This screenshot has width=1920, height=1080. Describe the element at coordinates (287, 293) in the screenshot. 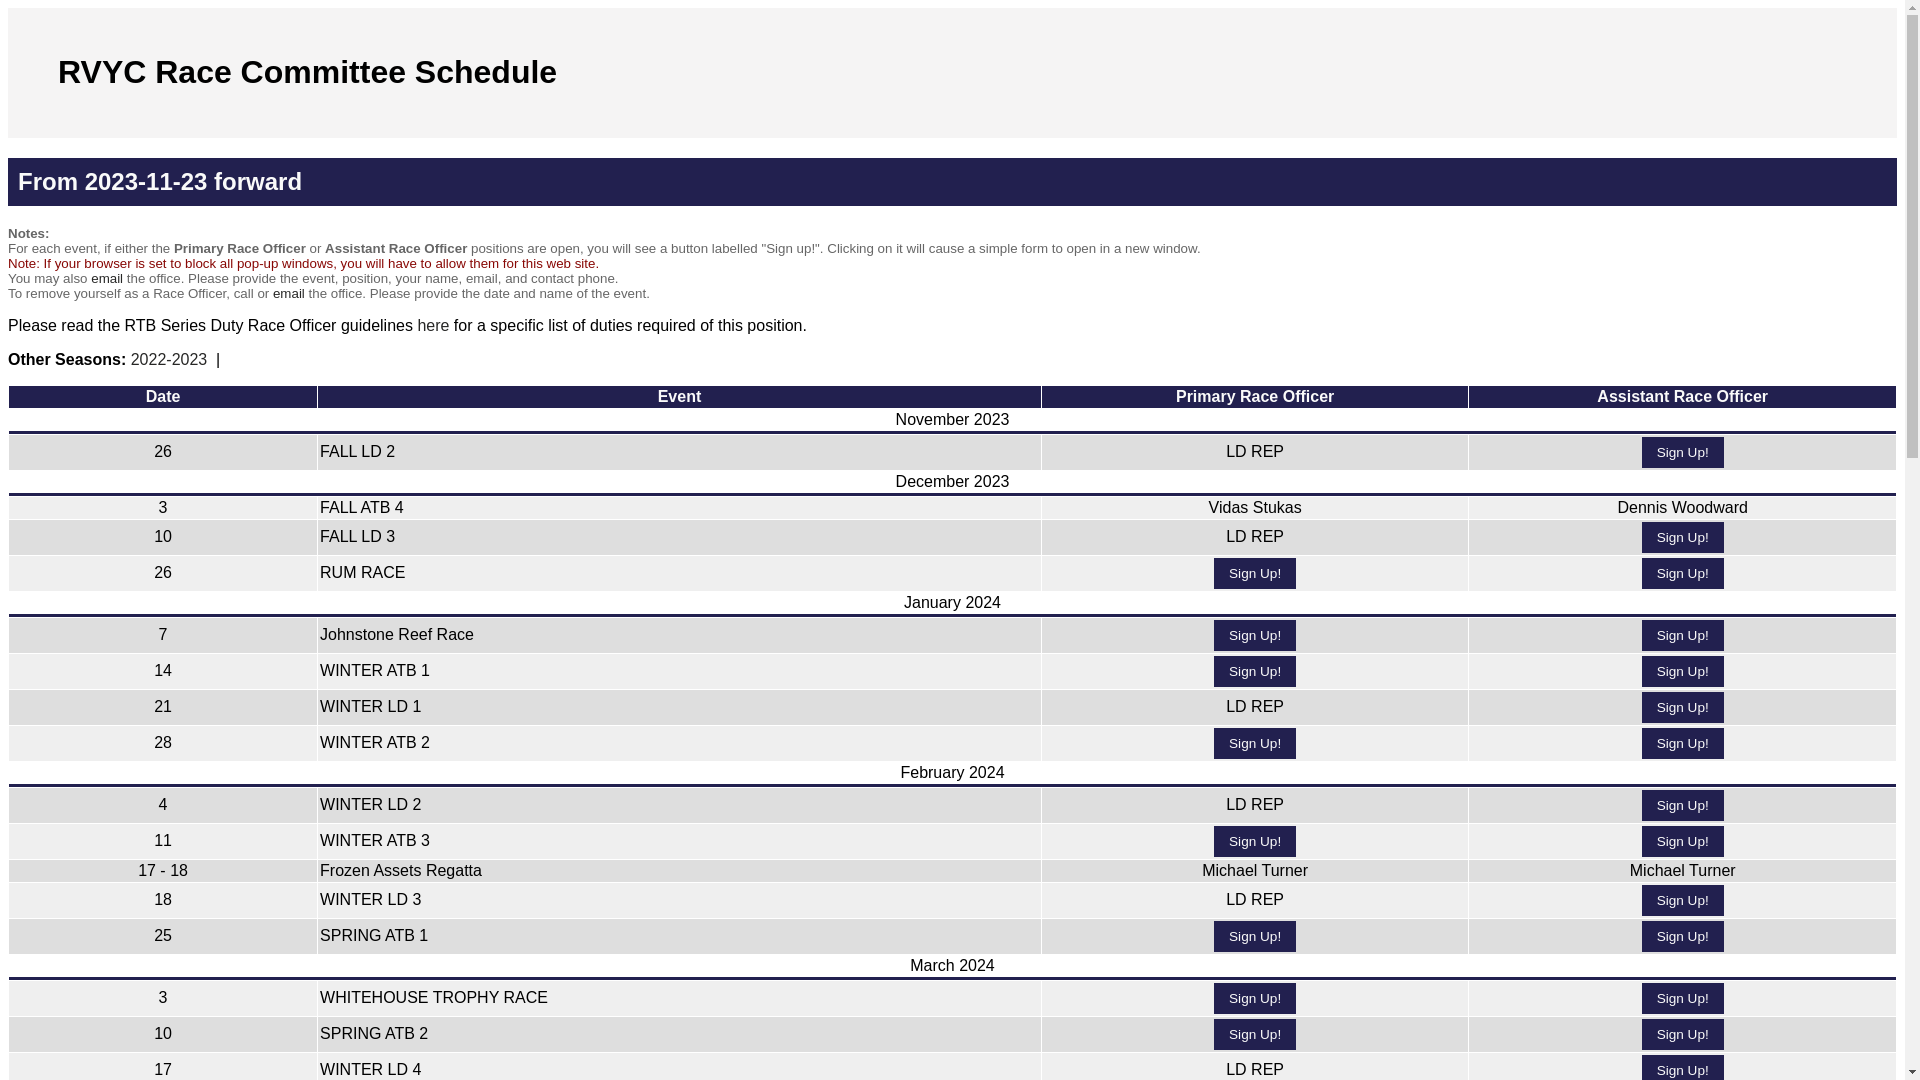

I see `'email'` at that location.